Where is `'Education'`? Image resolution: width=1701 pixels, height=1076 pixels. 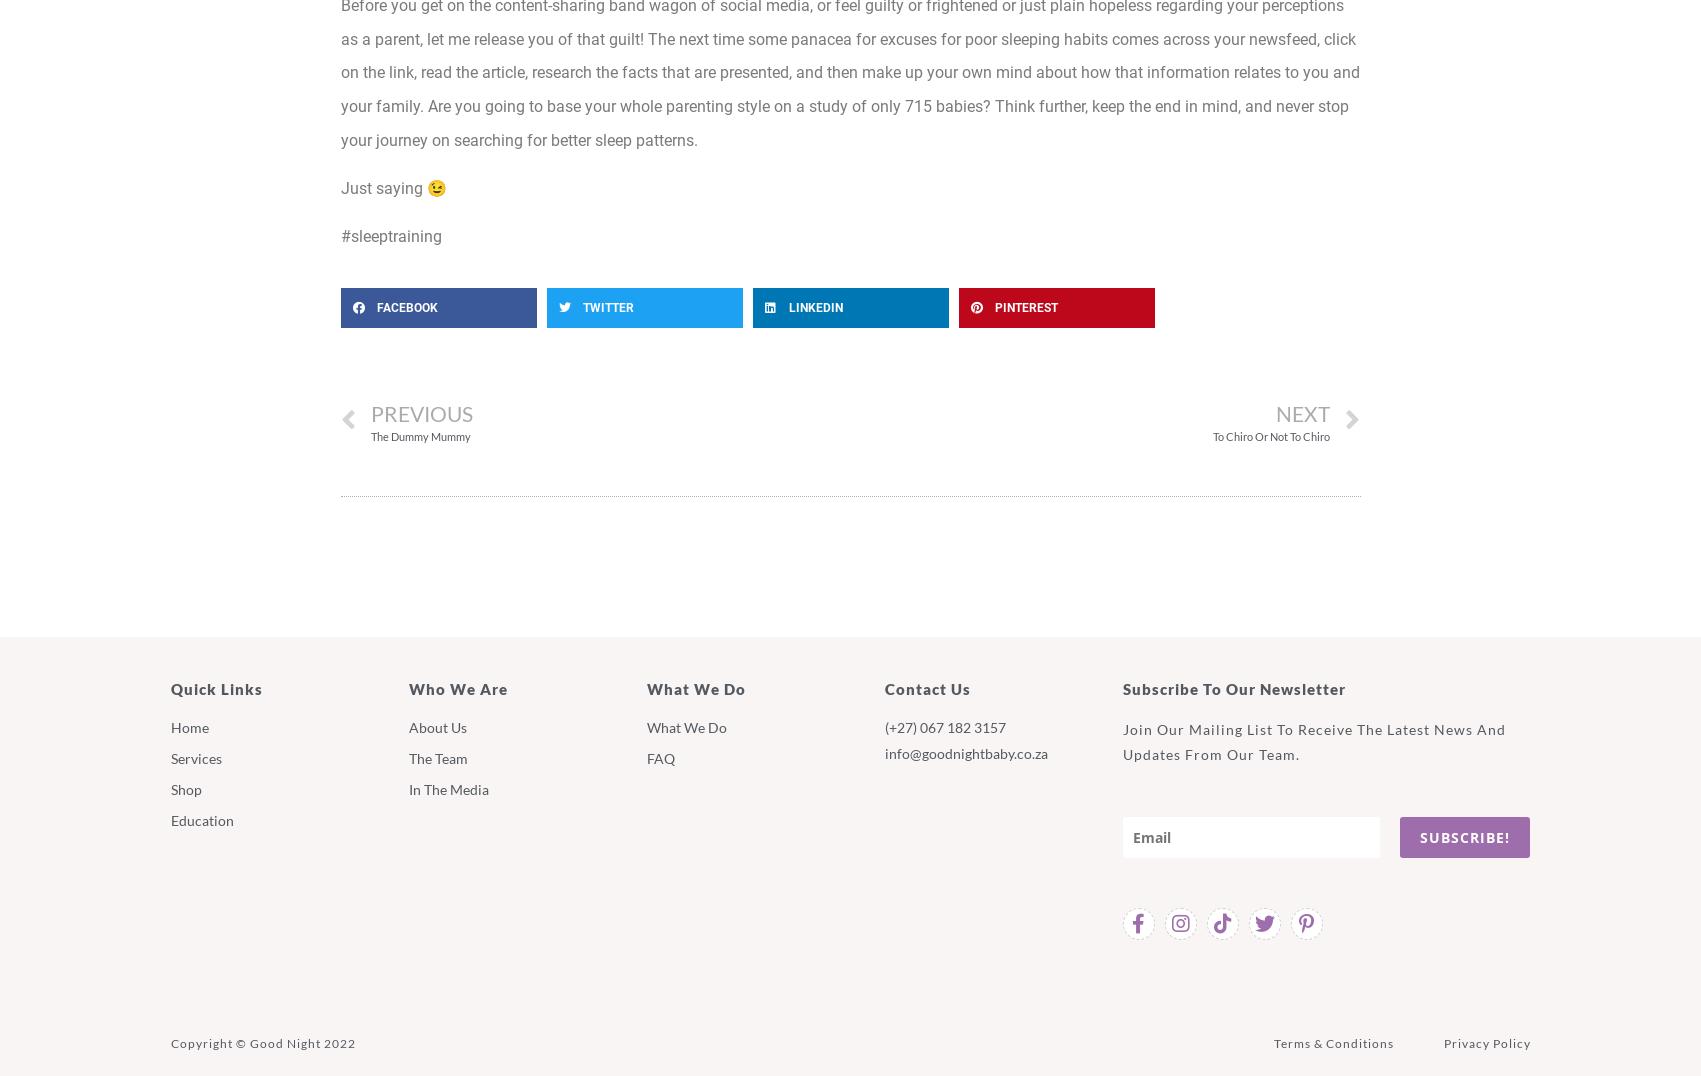 'Education' is located at coordinates (200, 818).